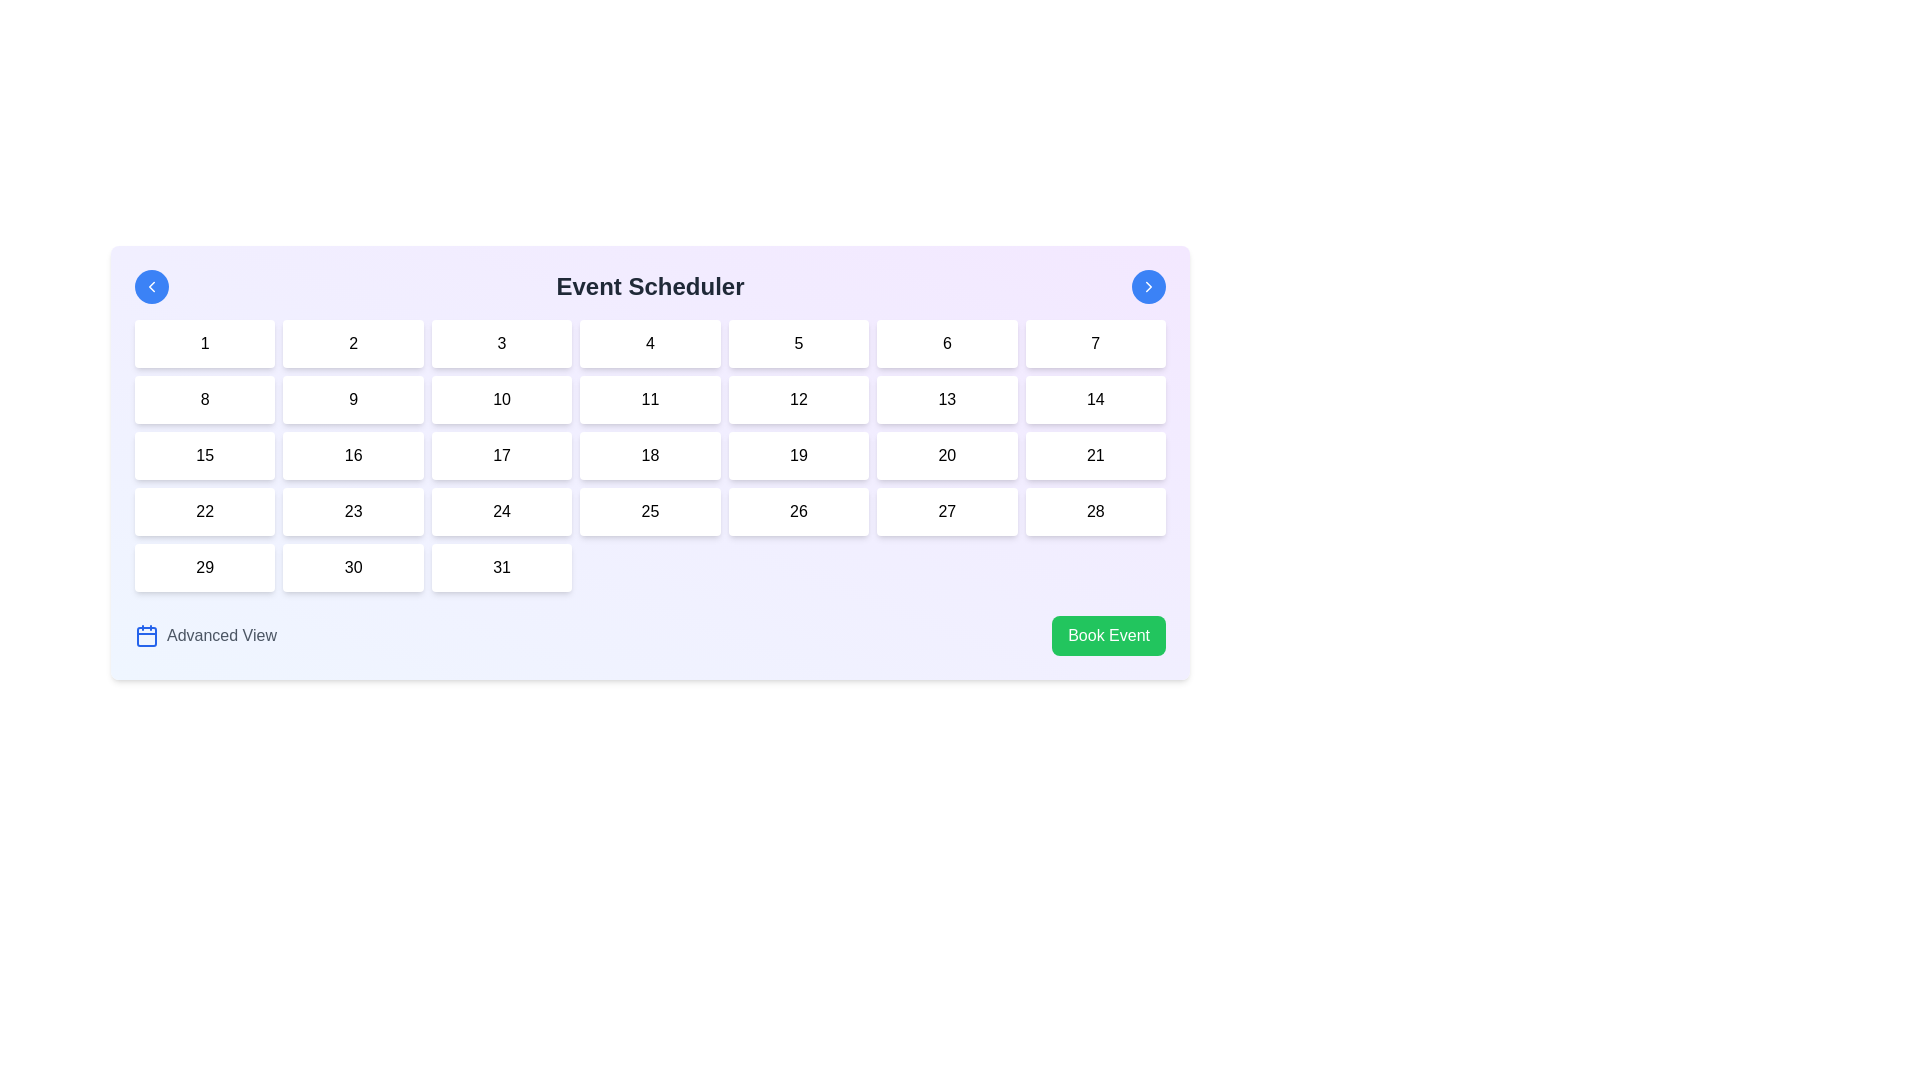  What do you see at coordinates (650, 342) in the screenshot?
I see `the button displaying the number '4', which has a white background and rounded corners` at bounding box center [650, 342].